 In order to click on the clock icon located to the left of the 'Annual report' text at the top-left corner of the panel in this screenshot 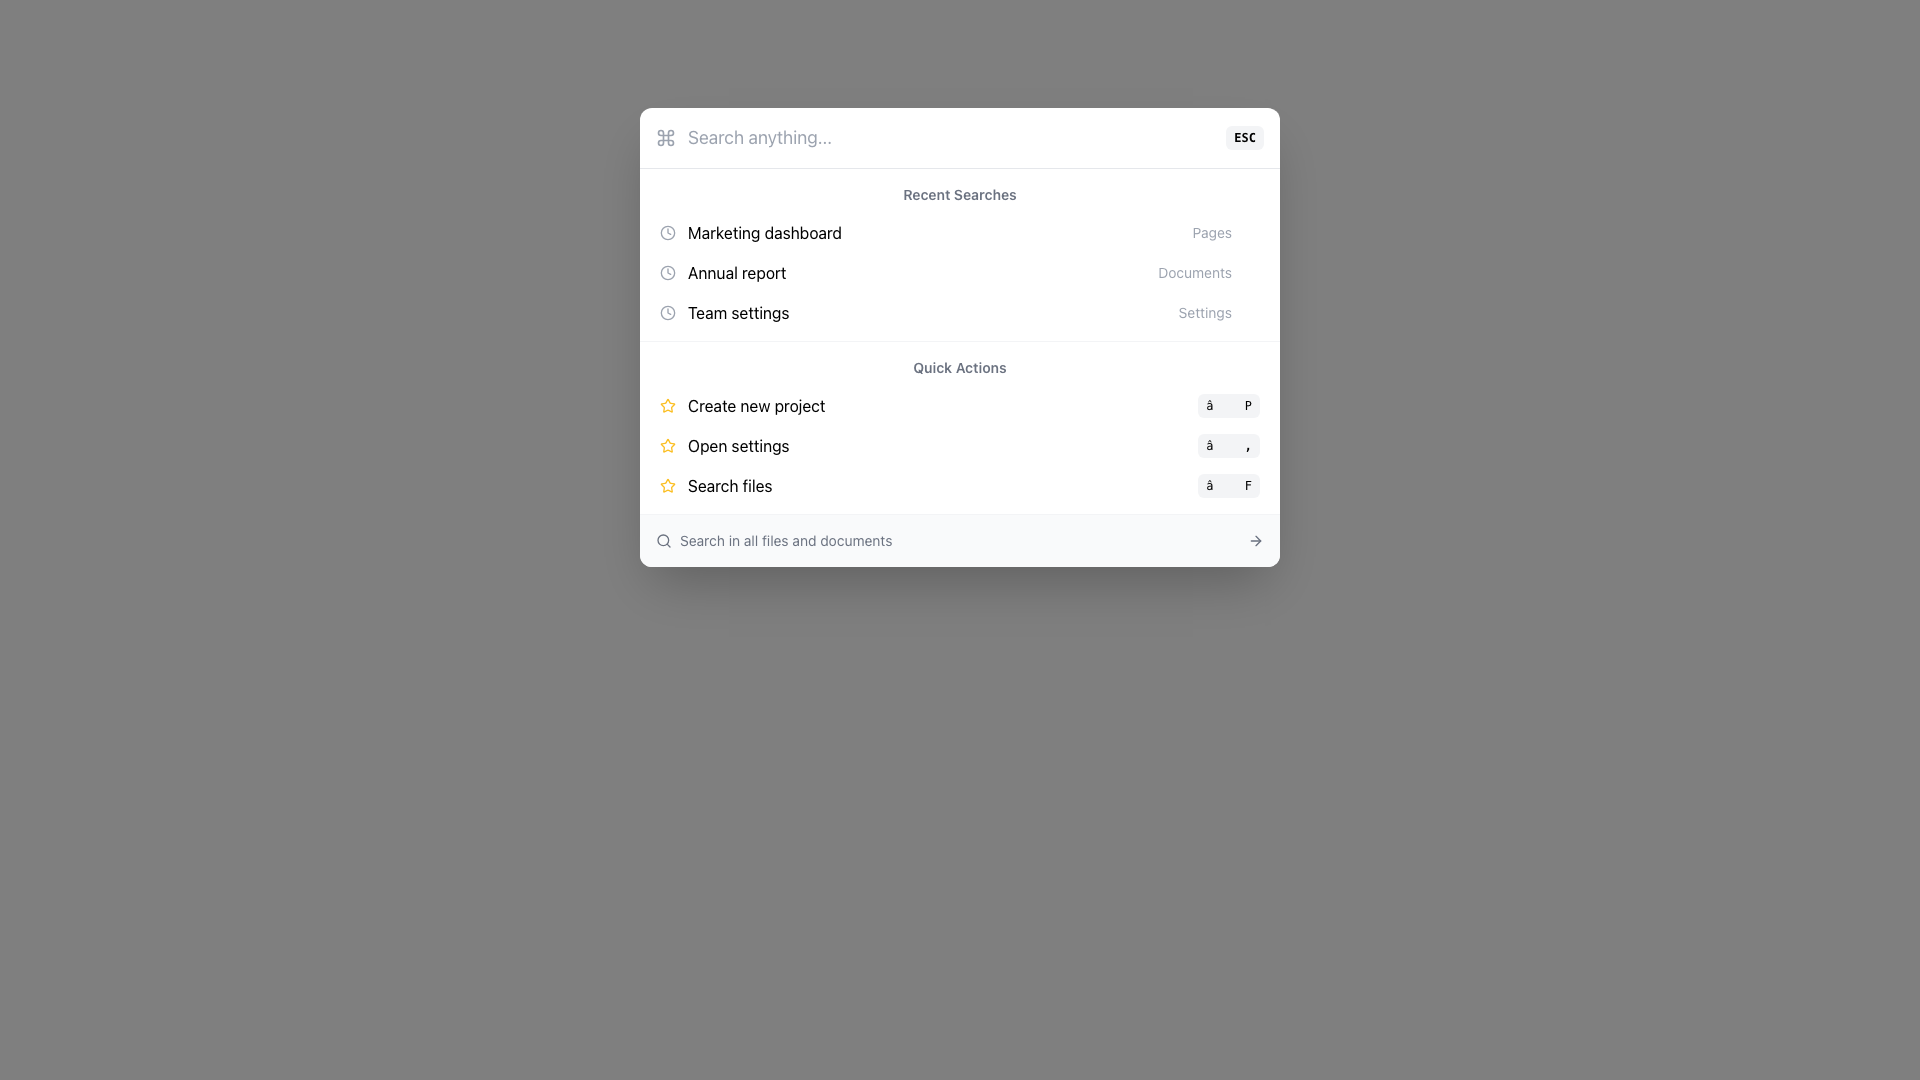, I will do `click(667, 273)`.